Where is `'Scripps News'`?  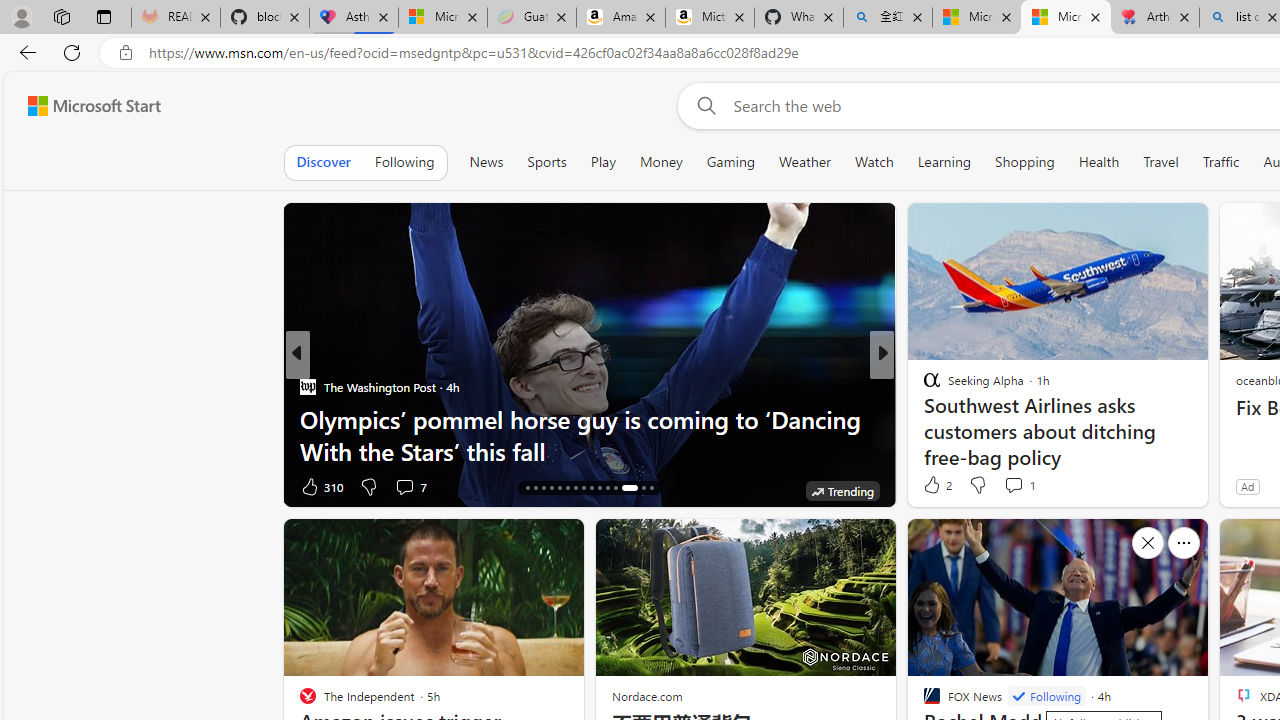
'Scripps News' is located at coordinates (922, 387).